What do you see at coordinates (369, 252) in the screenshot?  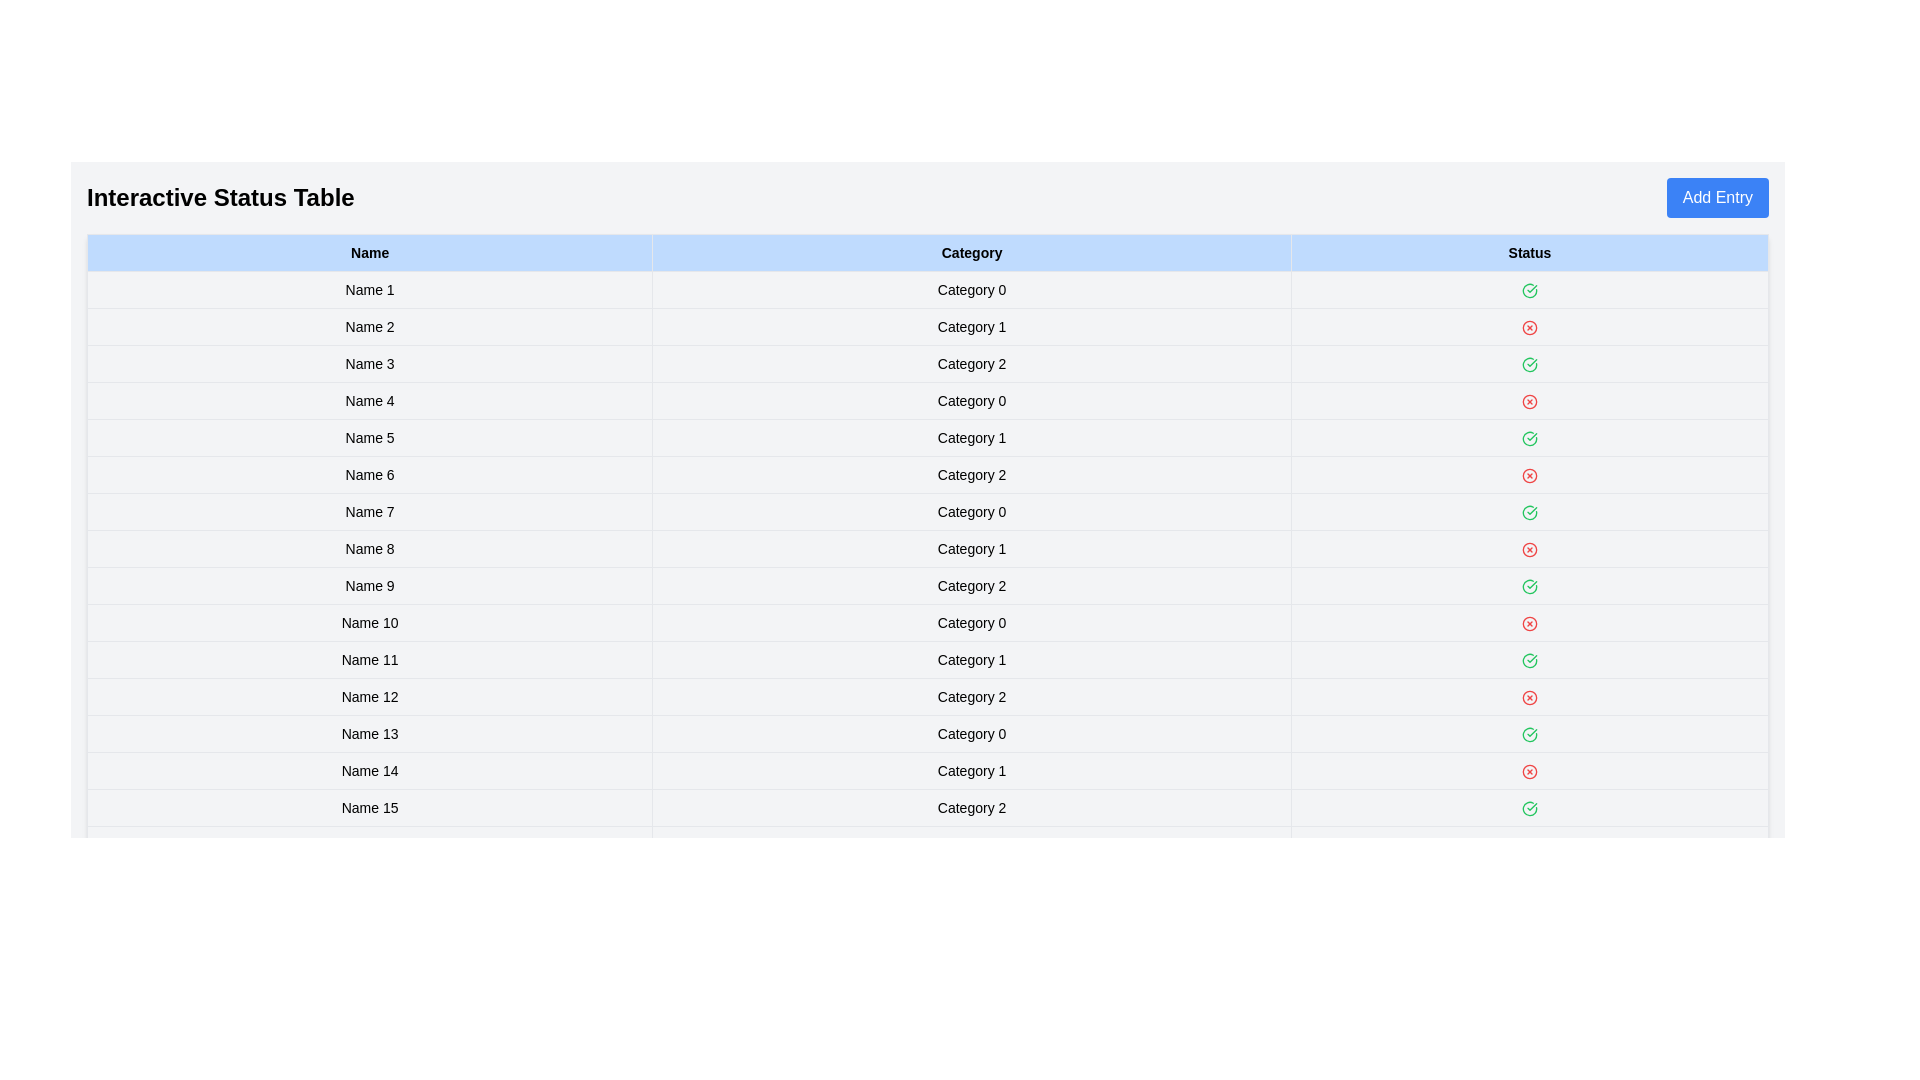 I see `the column header to sort the table by Name` at bounding box center [369, 252].